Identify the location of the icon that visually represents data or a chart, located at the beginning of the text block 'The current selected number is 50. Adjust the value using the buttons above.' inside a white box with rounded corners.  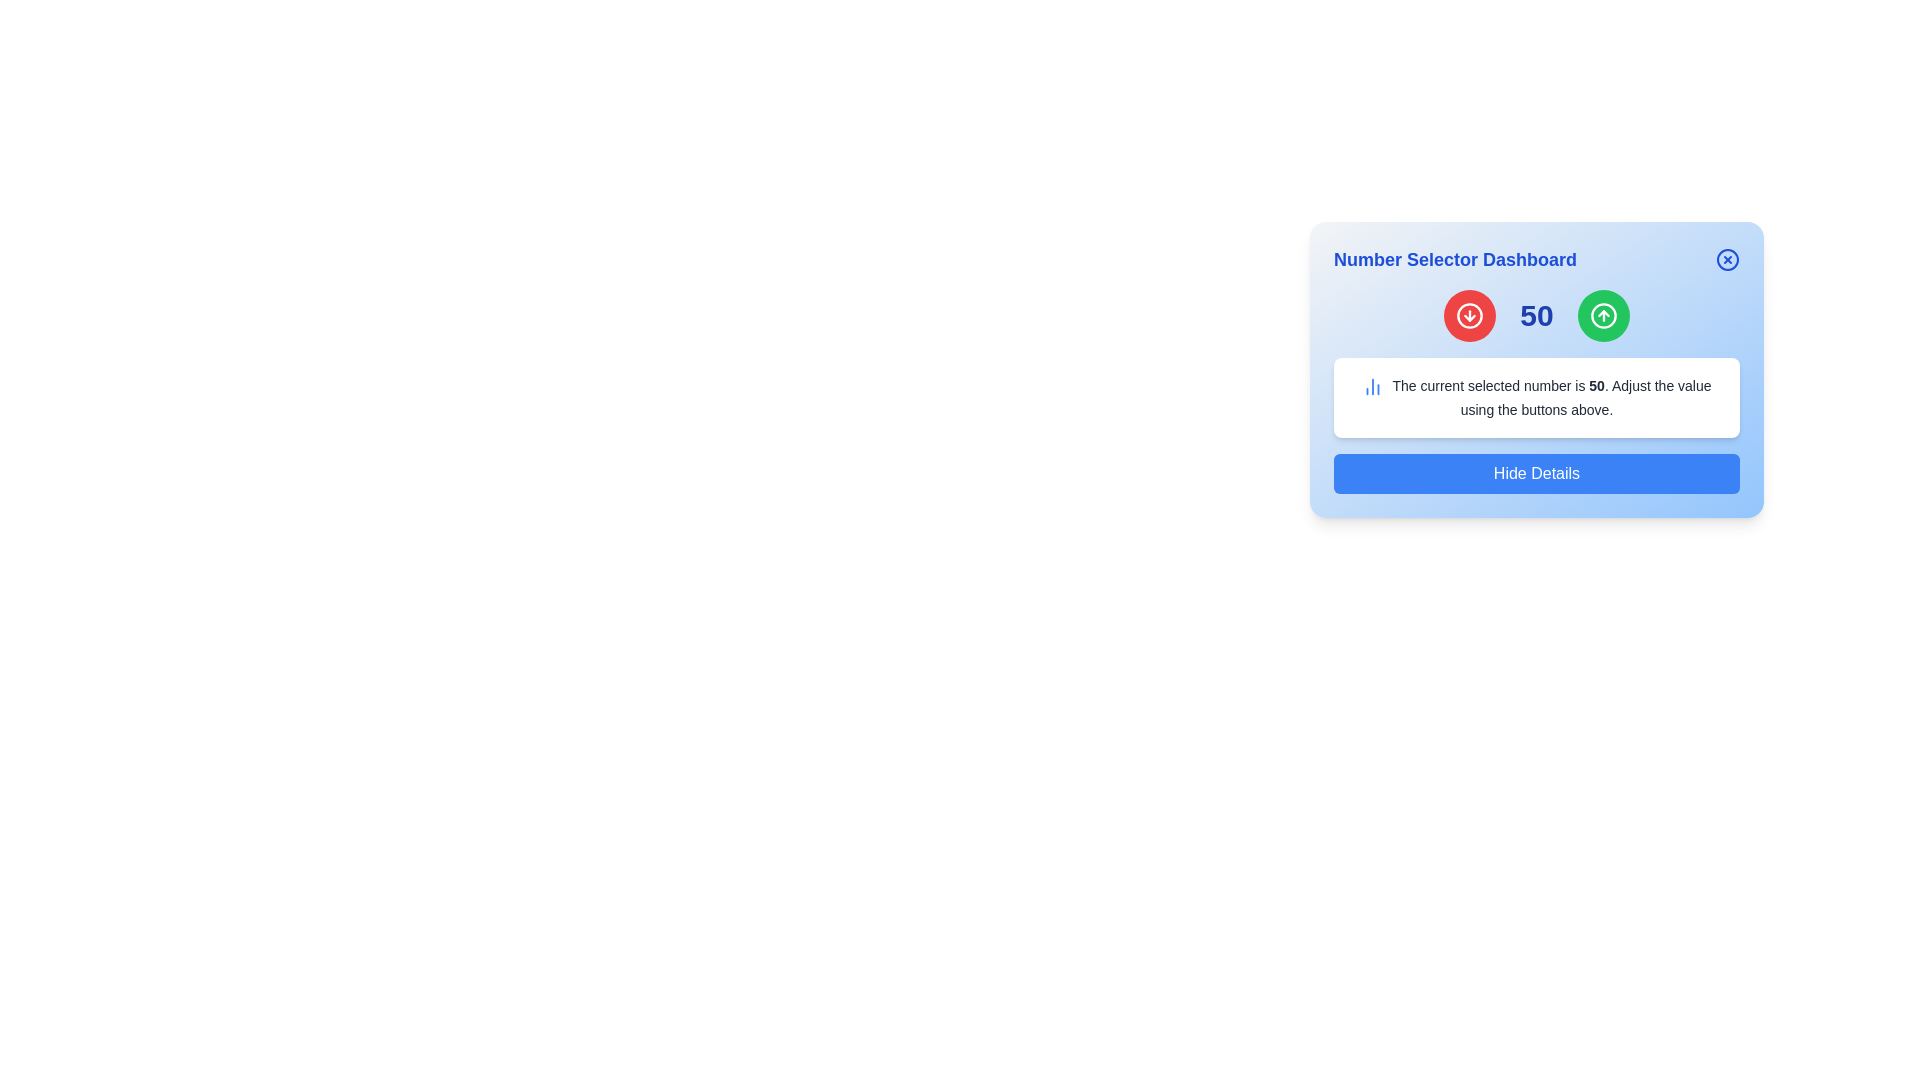
(1372, 386).